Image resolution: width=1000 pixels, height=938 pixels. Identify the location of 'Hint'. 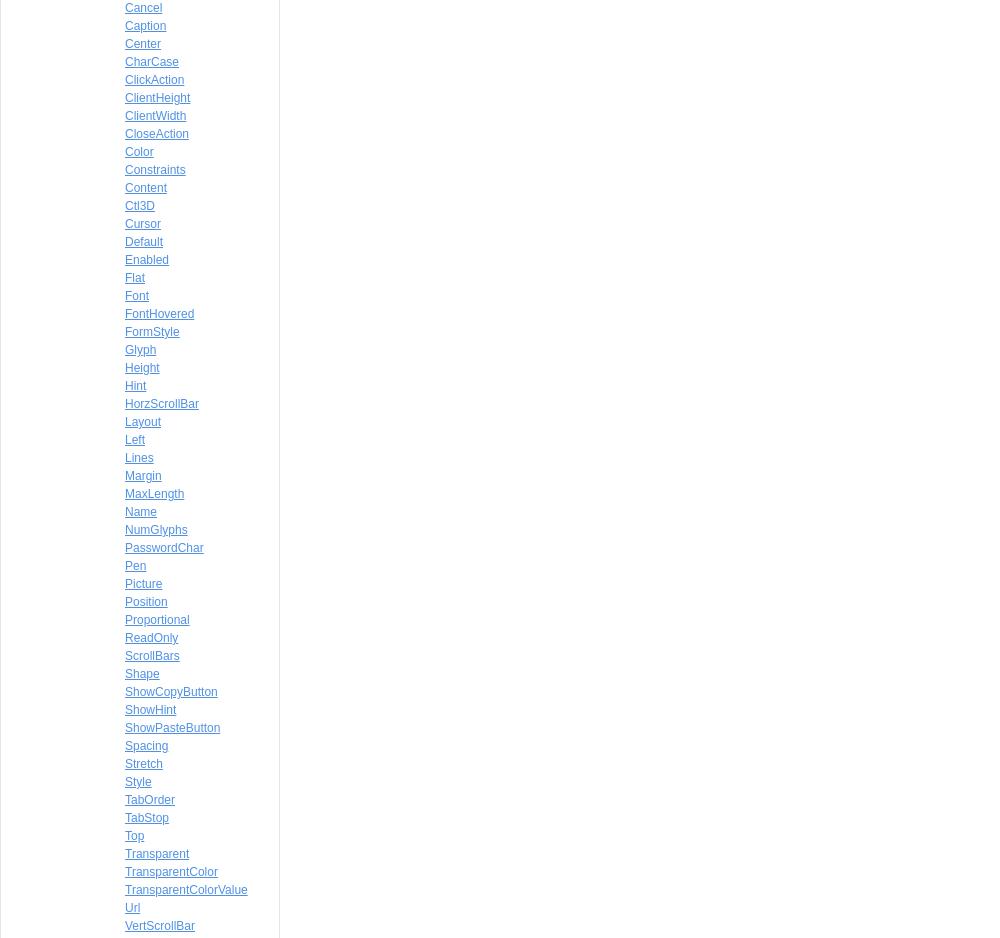
(135, 384).